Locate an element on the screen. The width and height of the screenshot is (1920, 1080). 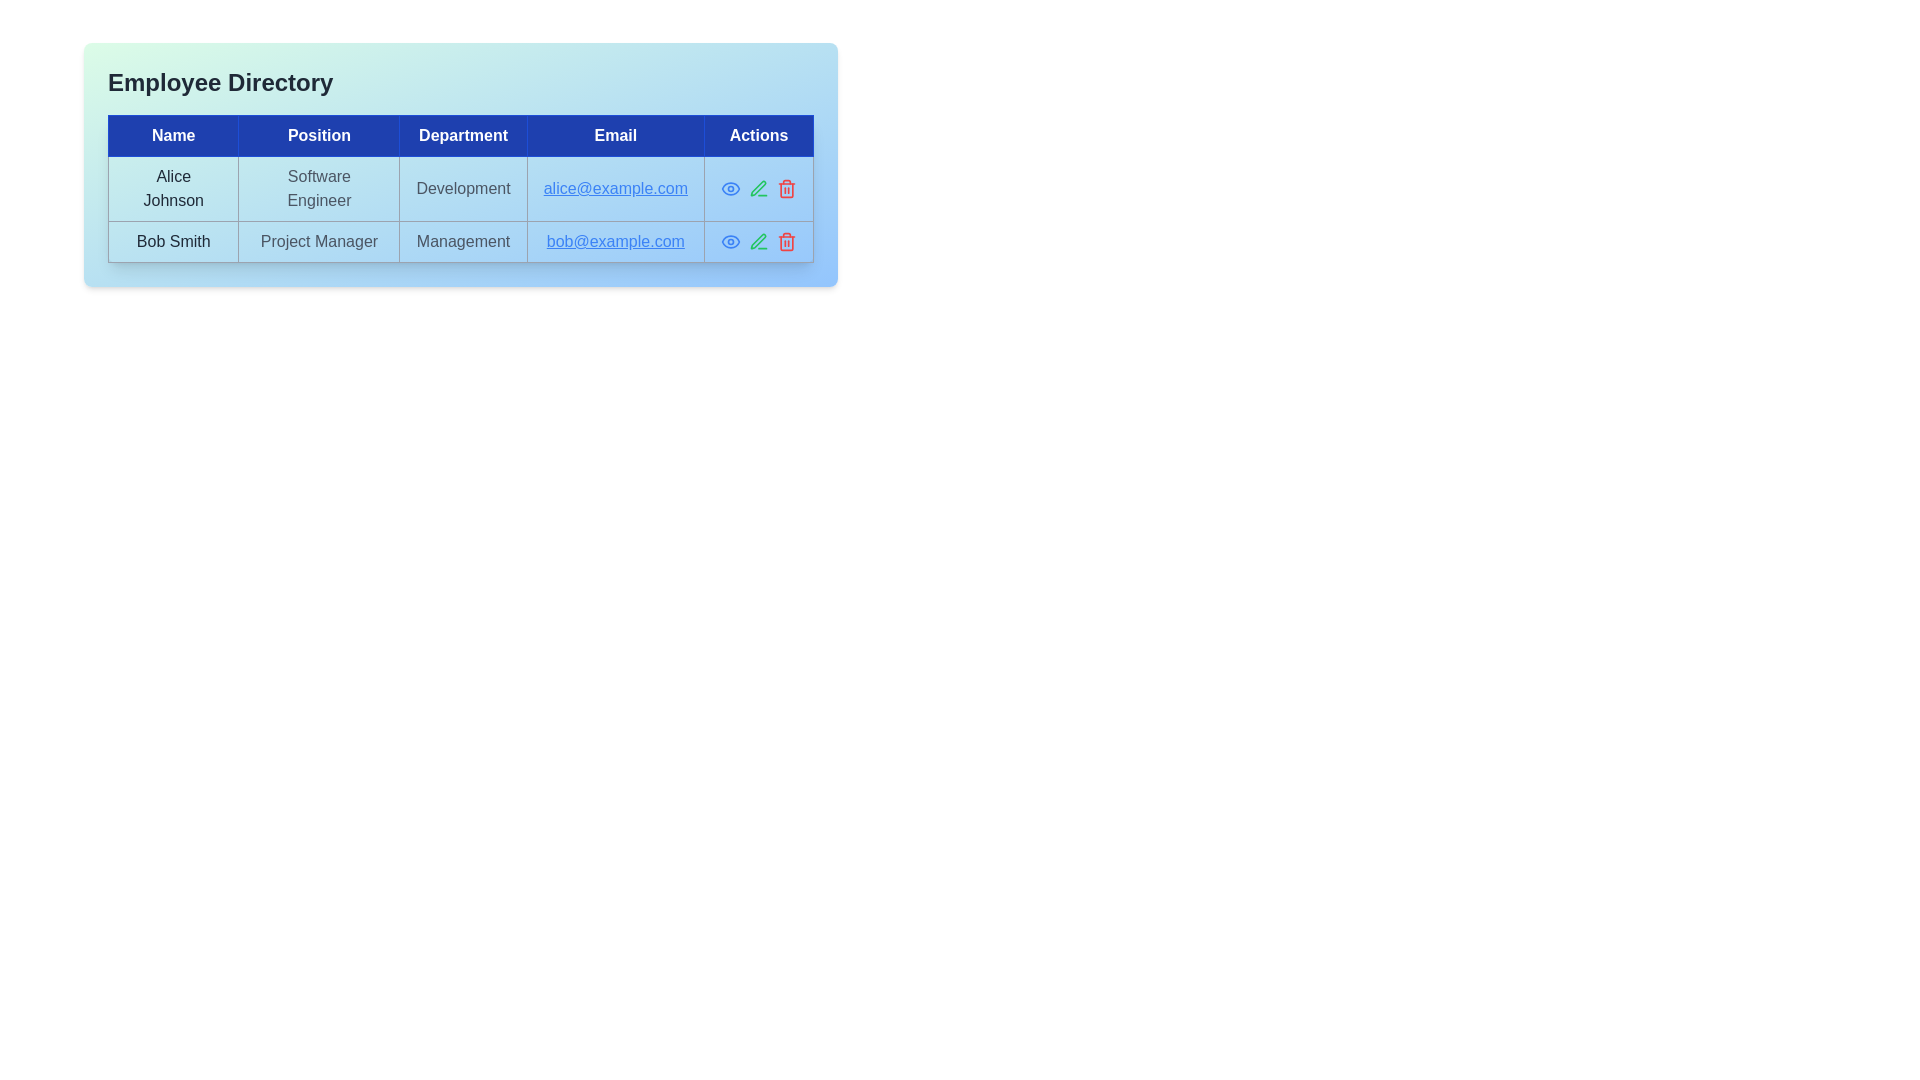
the label displaying the text 'Alice Johnson' in the employee directory table, located in the first row under the 'Name' column is located at coordinates (173, 189).